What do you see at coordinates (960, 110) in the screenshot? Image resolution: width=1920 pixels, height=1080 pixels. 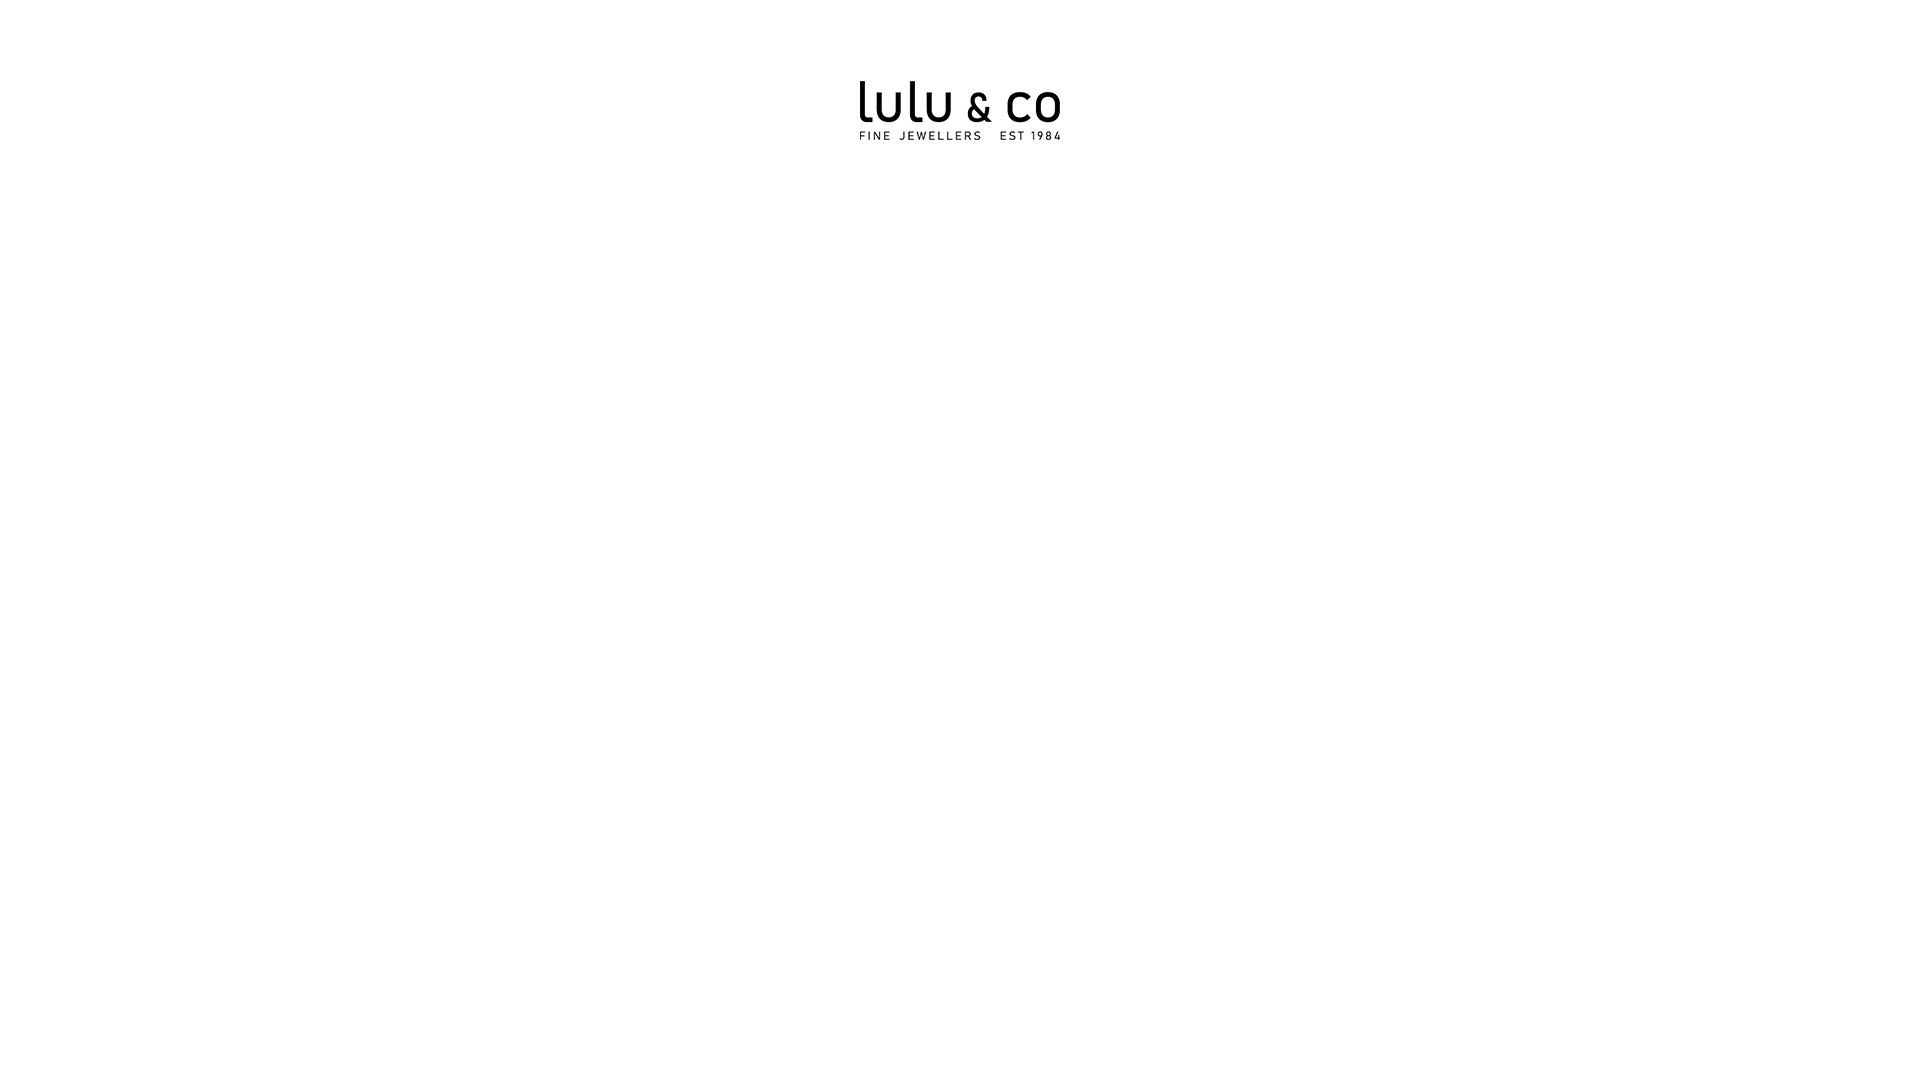 I see `'logo'` at bounding box center [960, 110].